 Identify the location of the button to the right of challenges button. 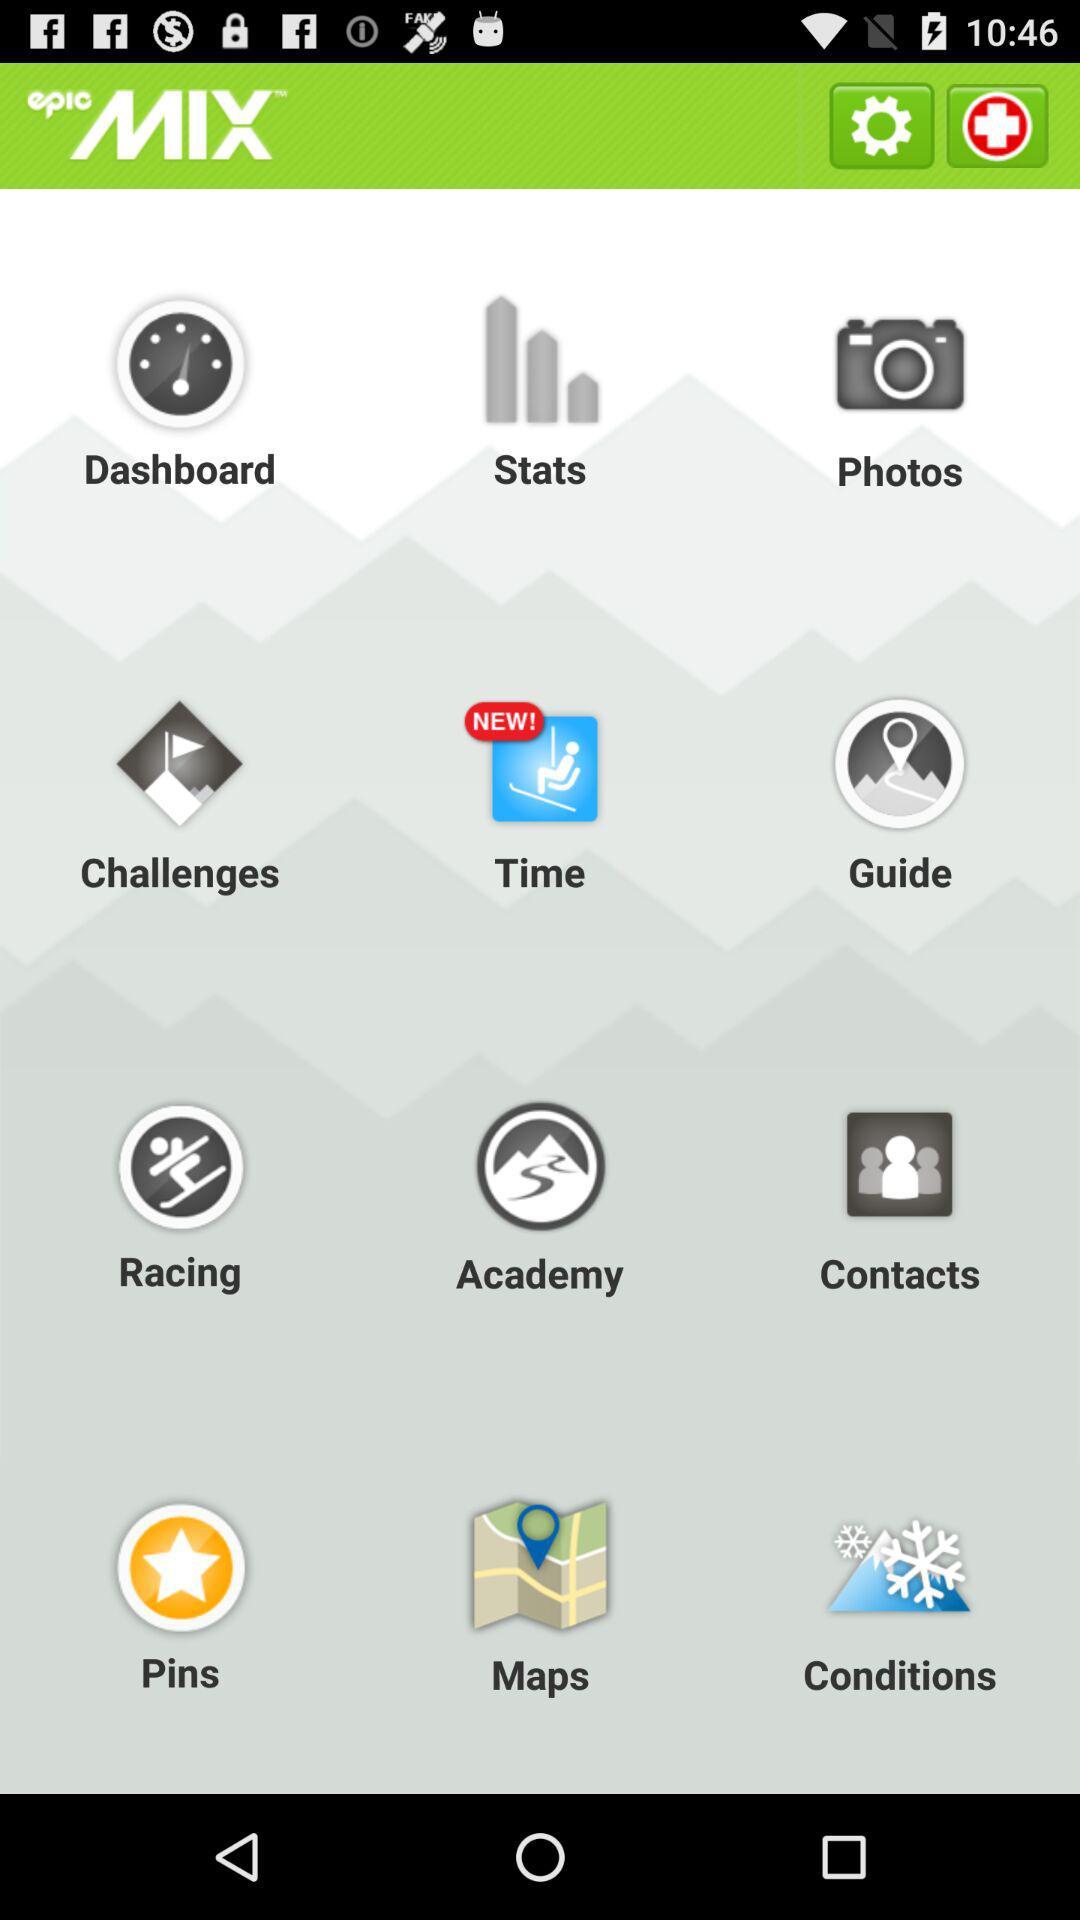
(540, 789).